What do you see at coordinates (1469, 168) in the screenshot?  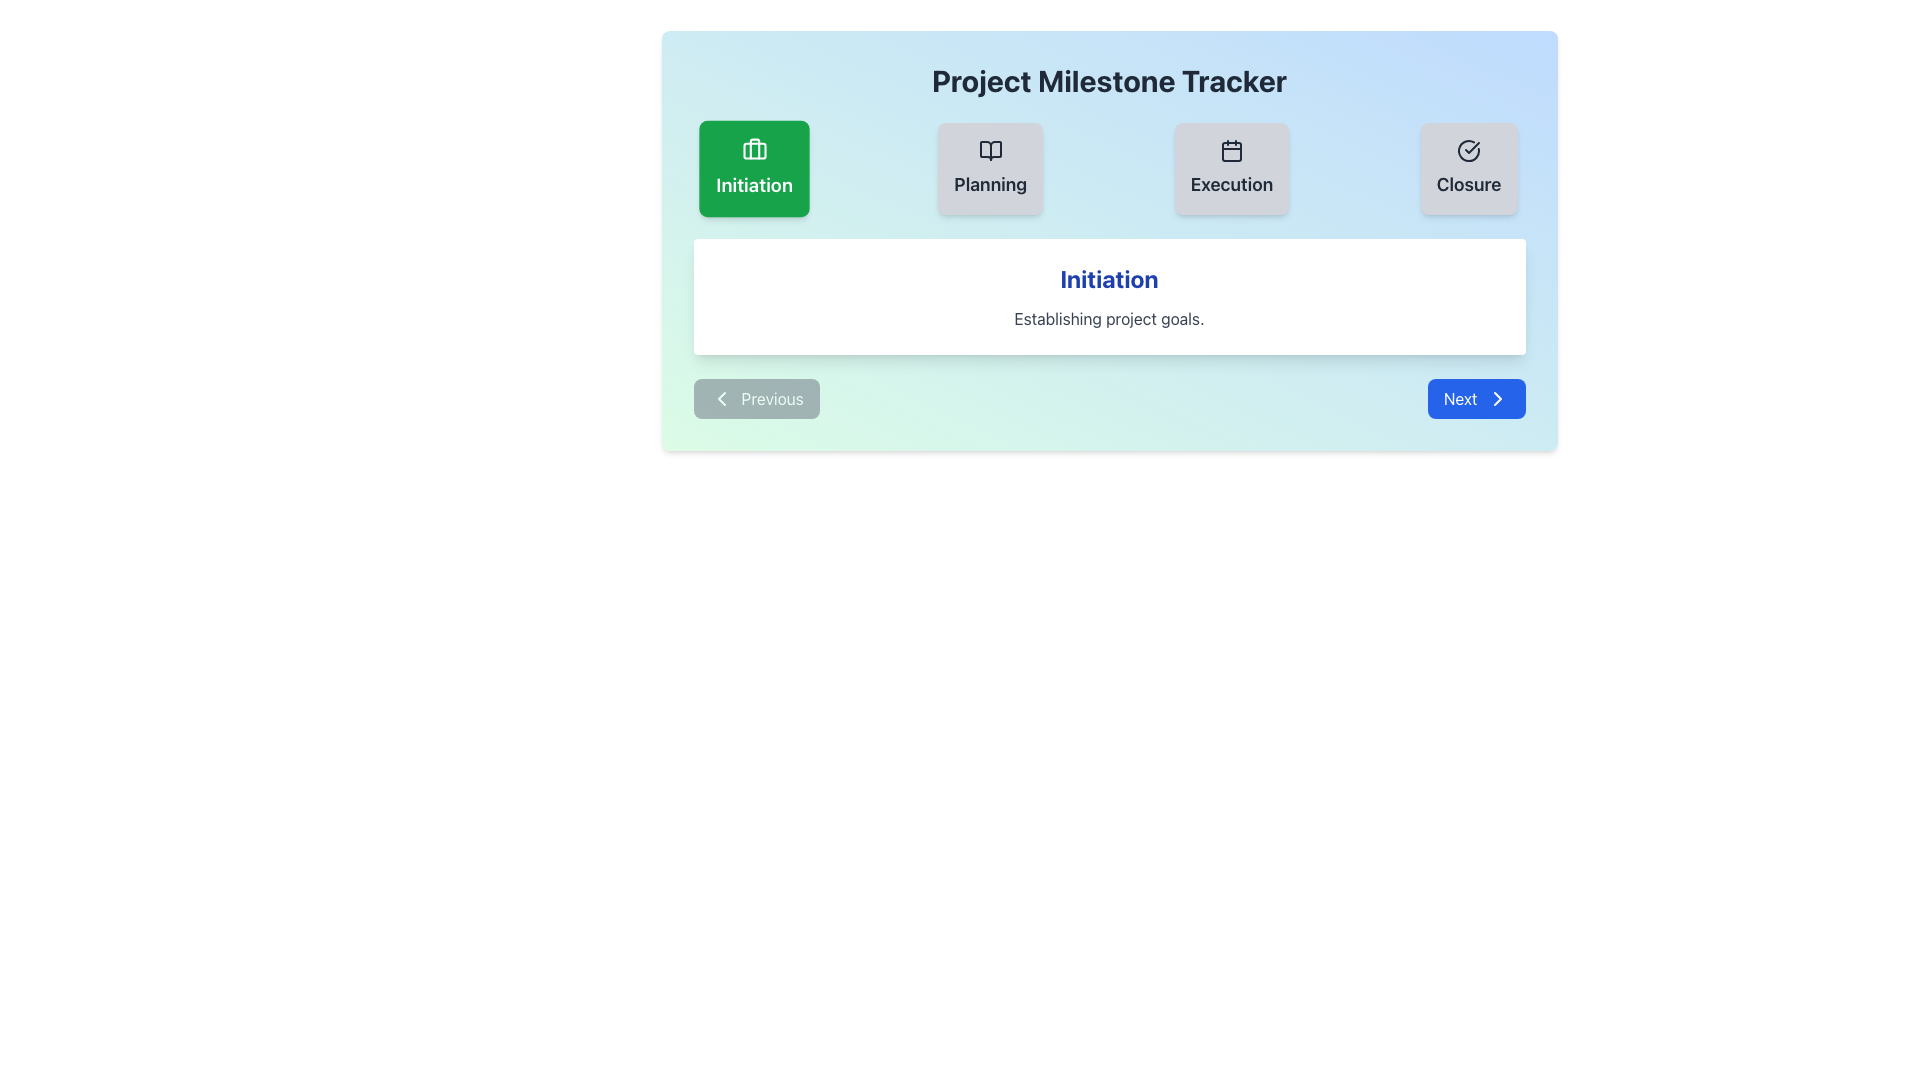 I see `the 'Closure' button, which is the rightmost button in a row of four buttons, adjacent to the 'Execution' button` at bounding box center [1469, 168].